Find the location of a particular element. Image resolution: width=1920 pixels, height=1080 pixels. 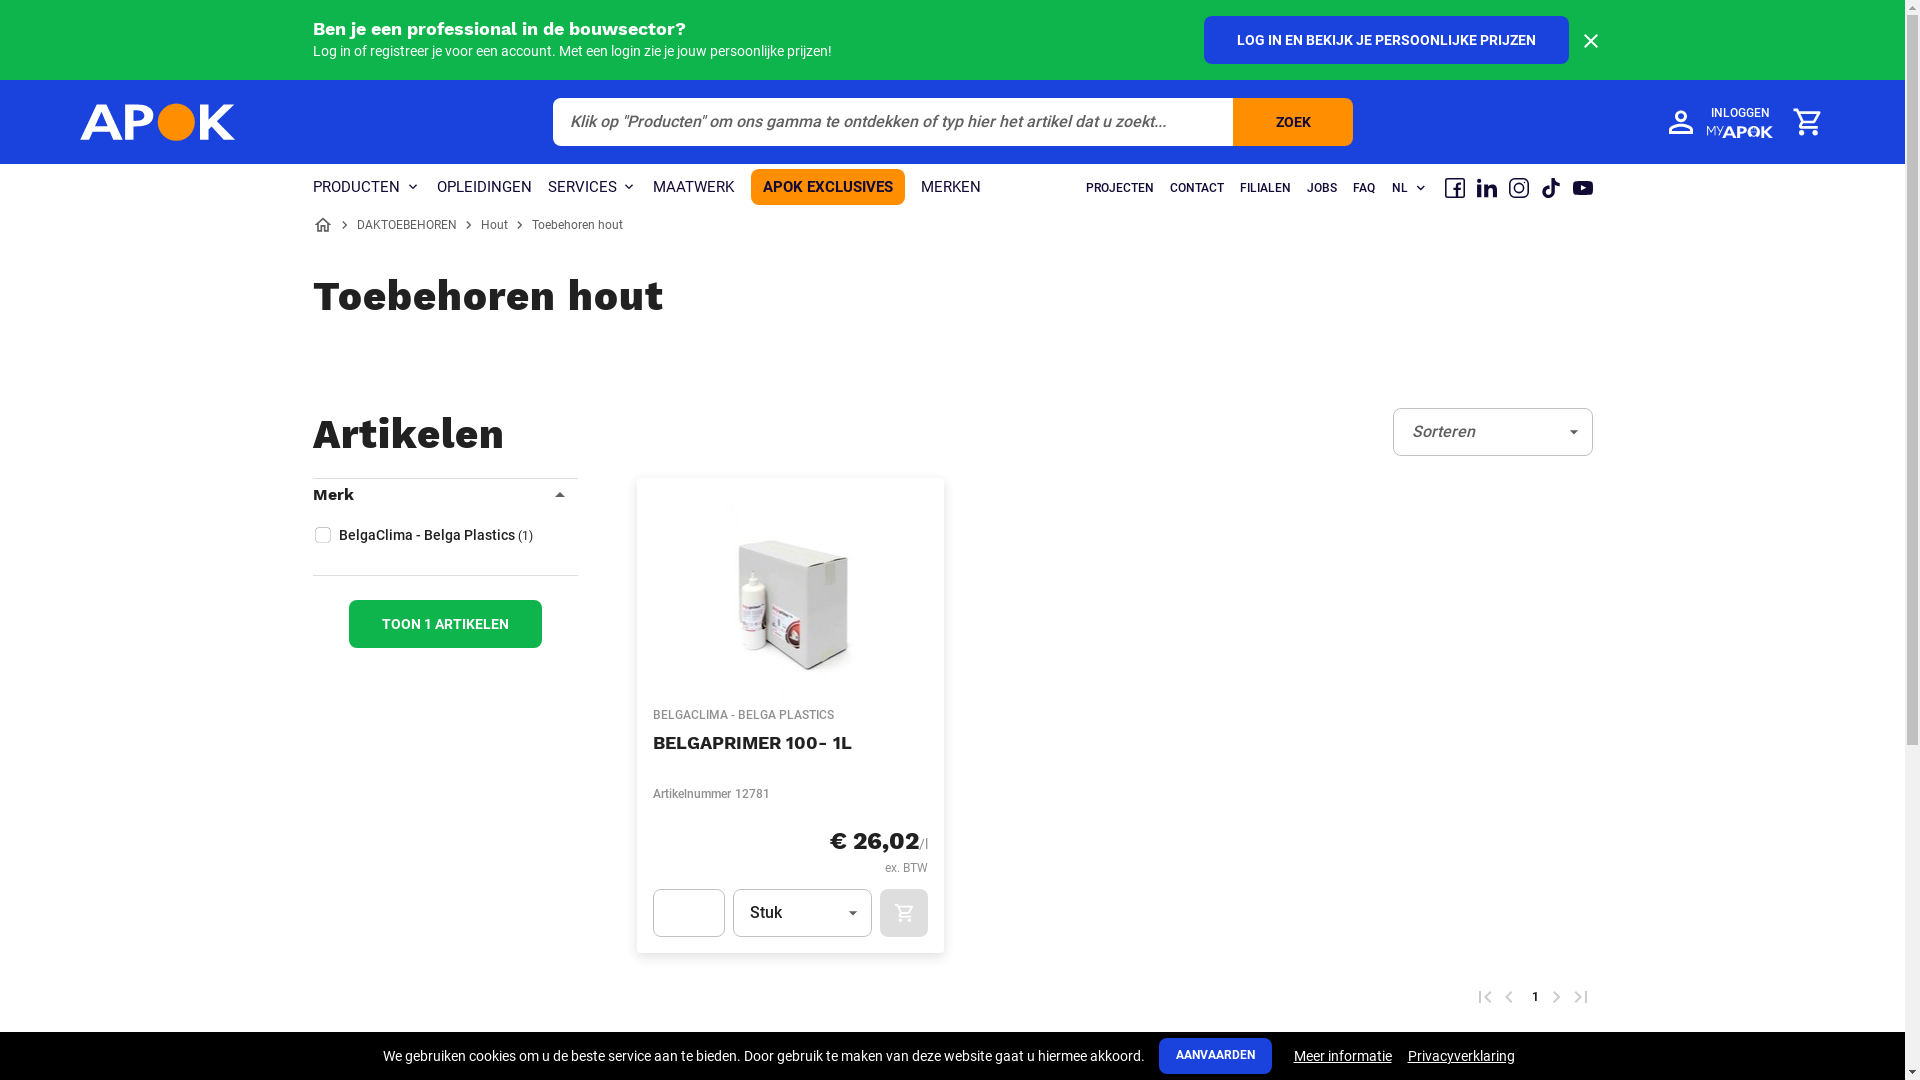

'BELGAPRIMER 100- 1L' is located at coordinates (652, 742).